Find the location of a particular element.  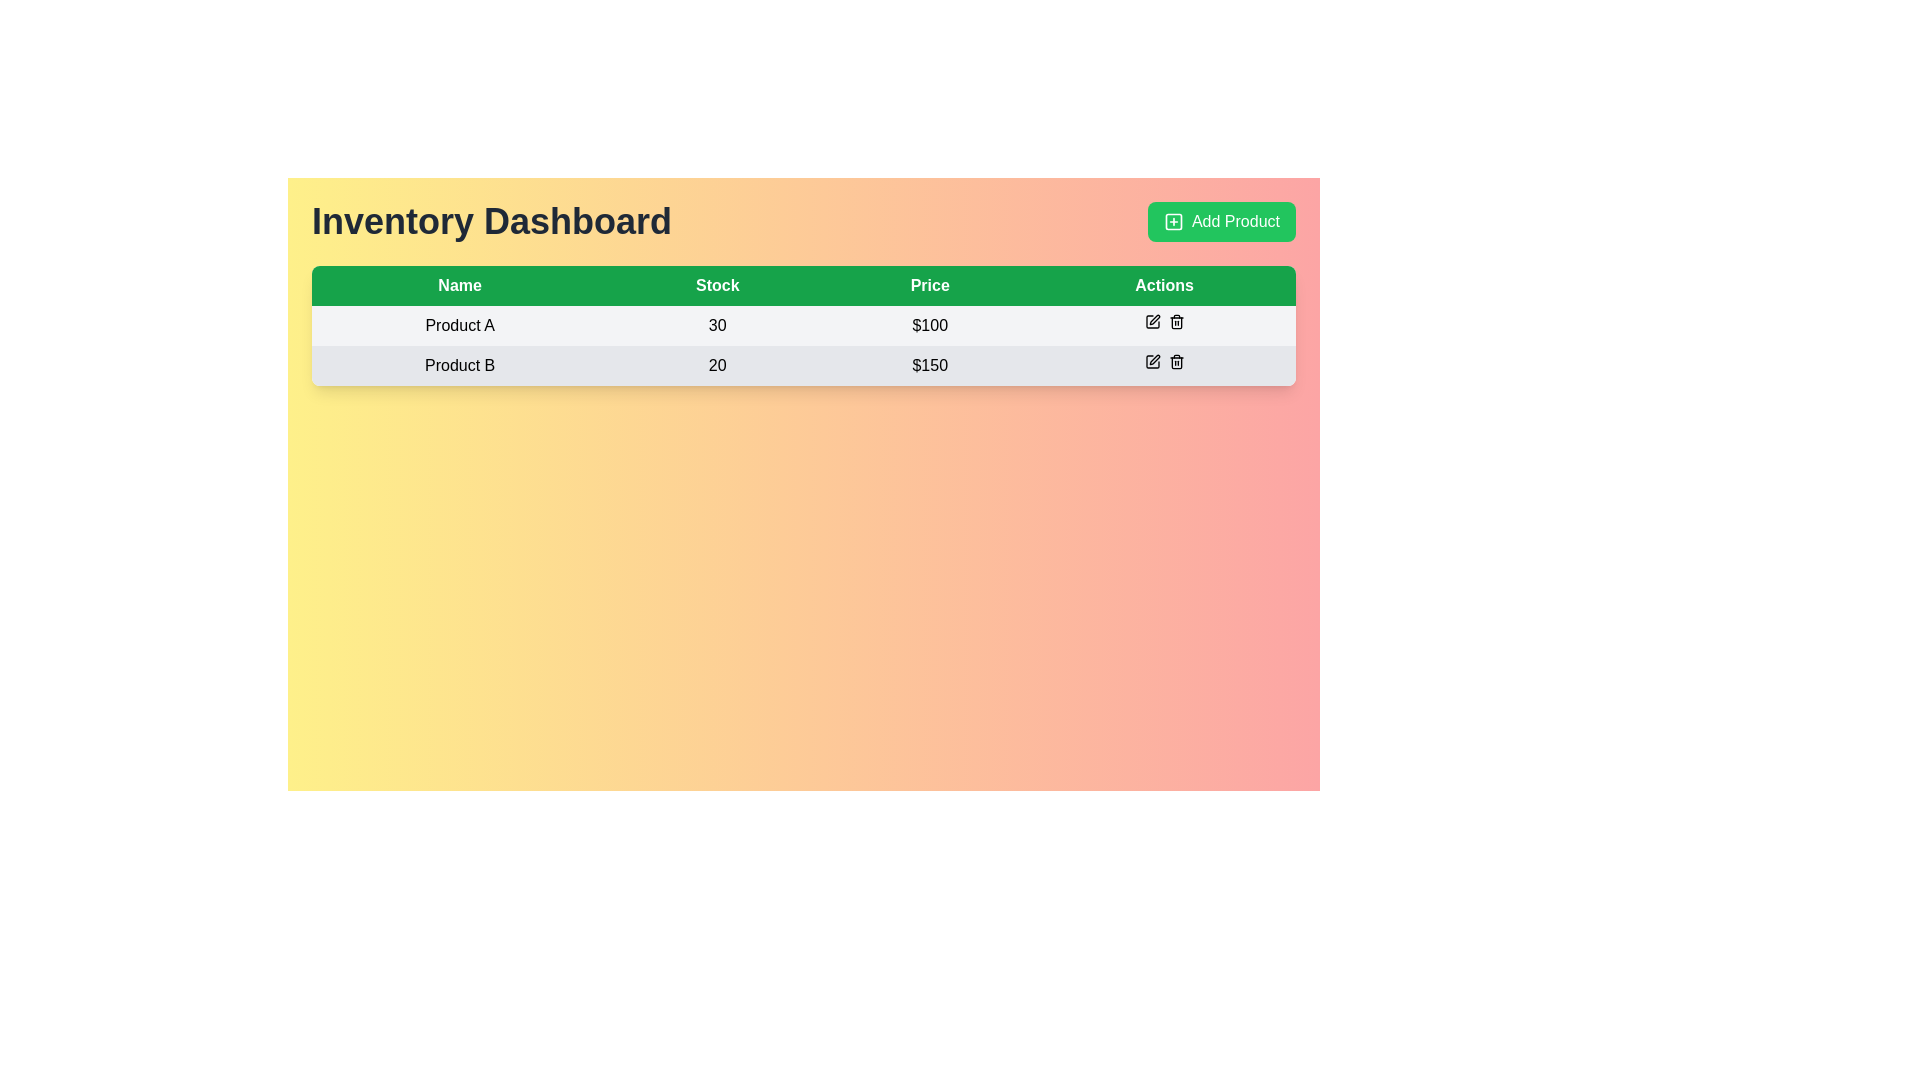

displayed number in the text field showing '20' located in the second row of the table under the 'Stock' column, adjacent to 'Product B' on the left and '$150' on the right is located at coordinates (717, 366).